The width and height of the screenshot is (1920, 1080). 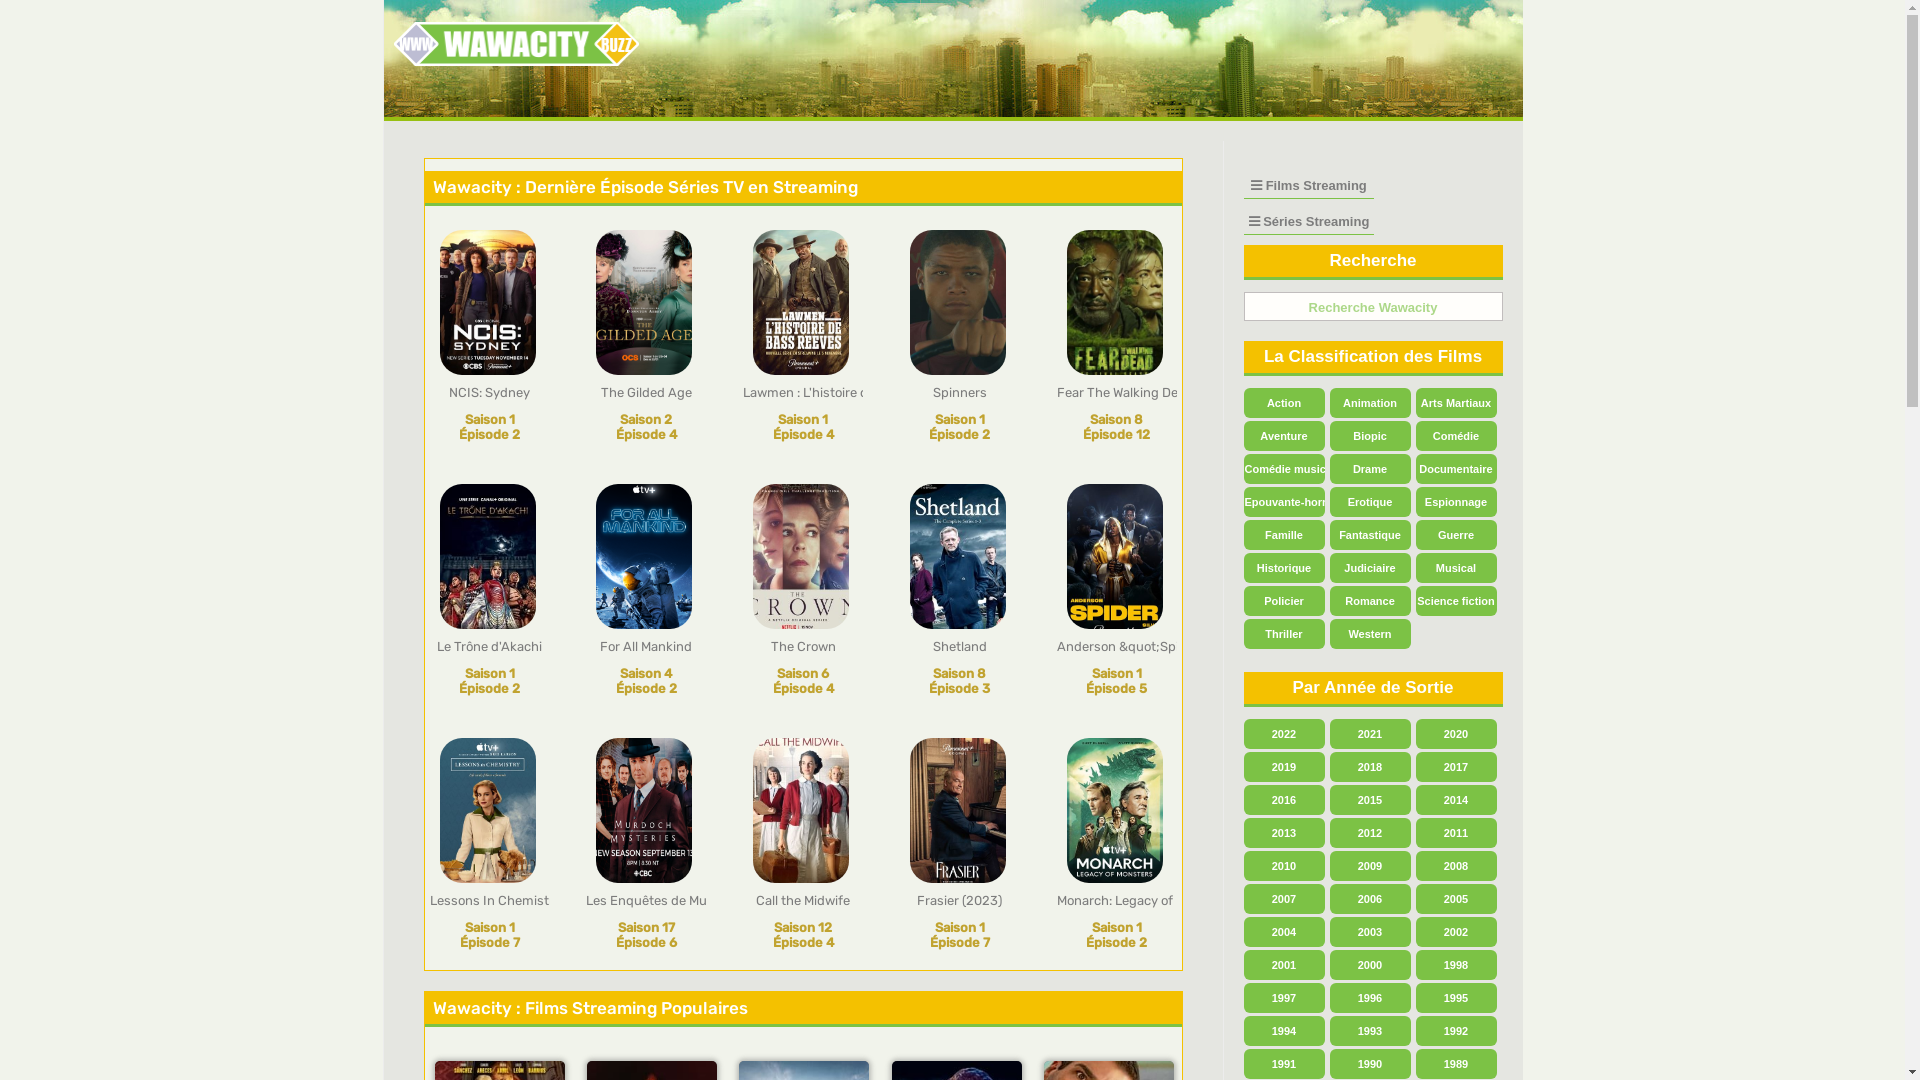 What do you see at coordinates (1415, 534) in the screenshot?
I see `'Guerre'` at bounding box center [1415, 534].